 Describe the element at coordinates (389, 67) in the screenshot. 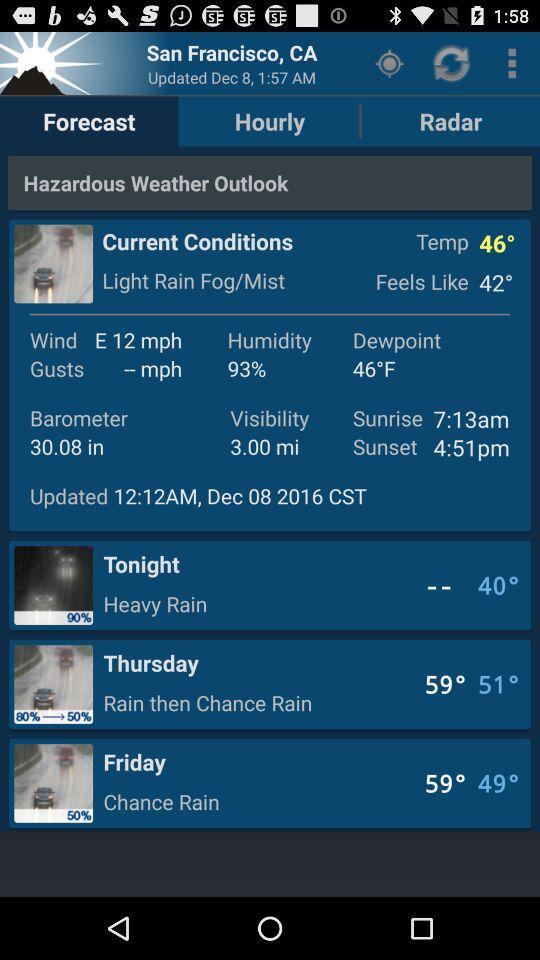

I see `the location_crosshair icon` at that location.